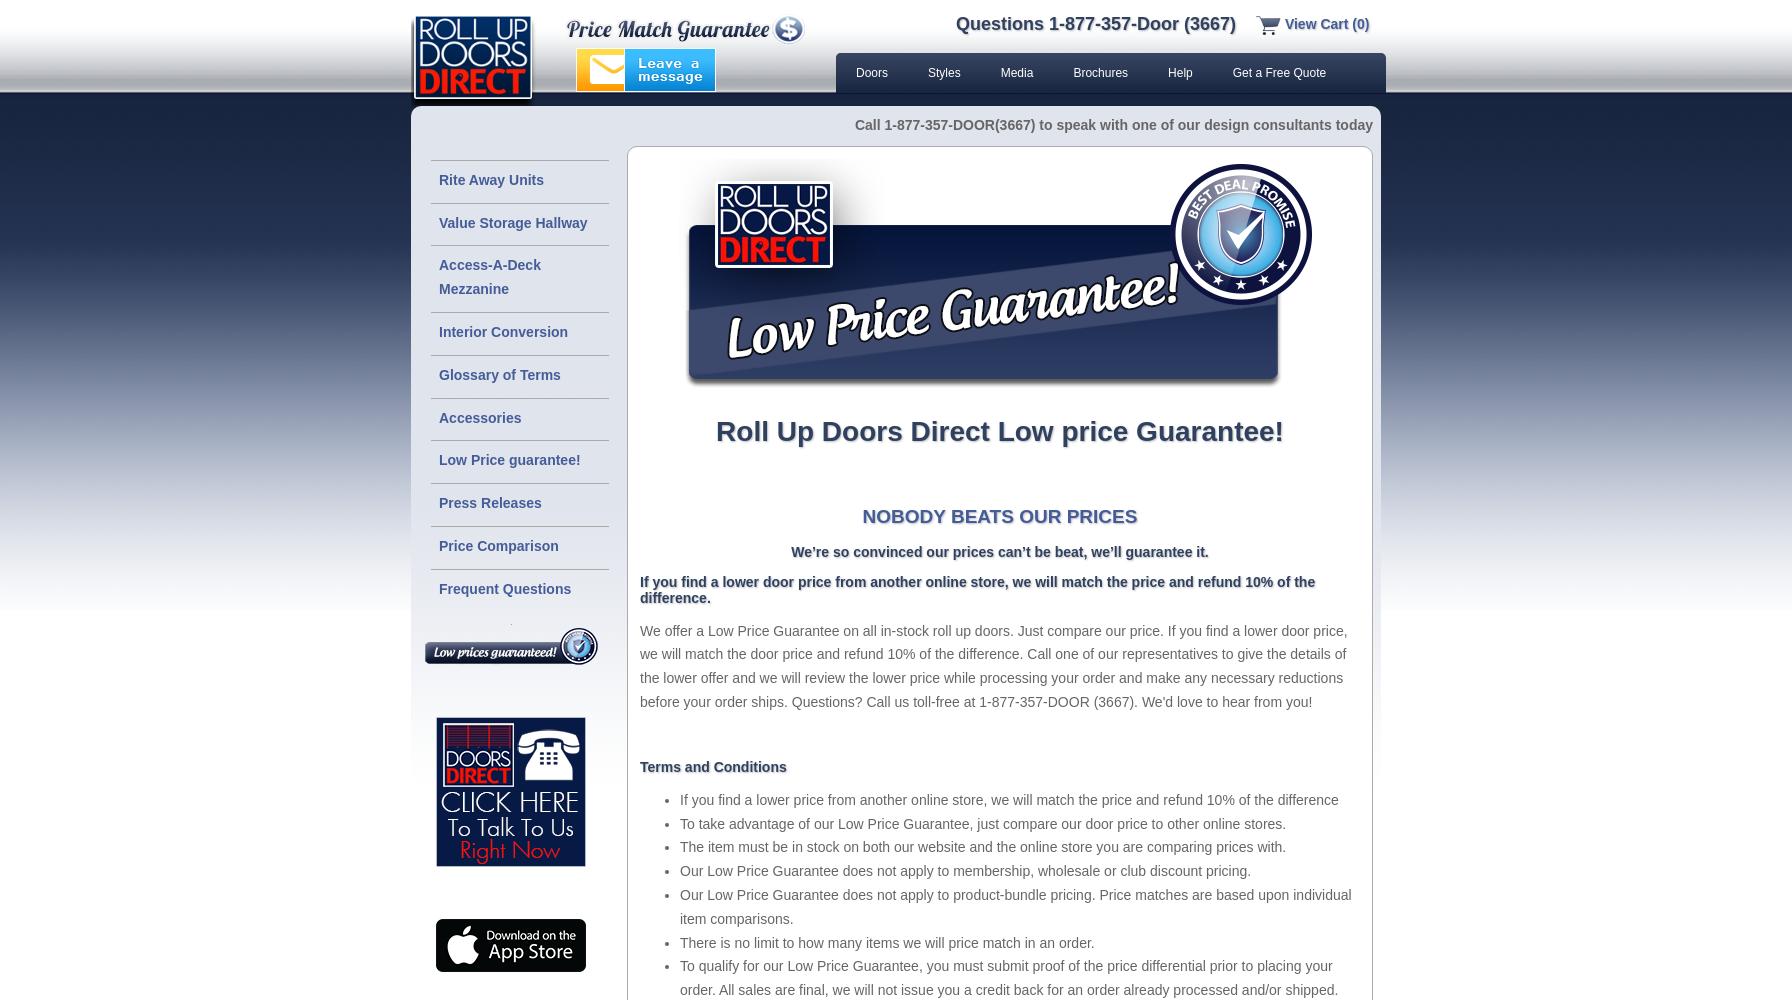 This screenshot has height=1000, width=1792. What do you see at coordinates (716, 430) in the screenshot?
I see `'Roll Up Doors Direct Low price Guarantee!'` at bounding box center [716, 430].